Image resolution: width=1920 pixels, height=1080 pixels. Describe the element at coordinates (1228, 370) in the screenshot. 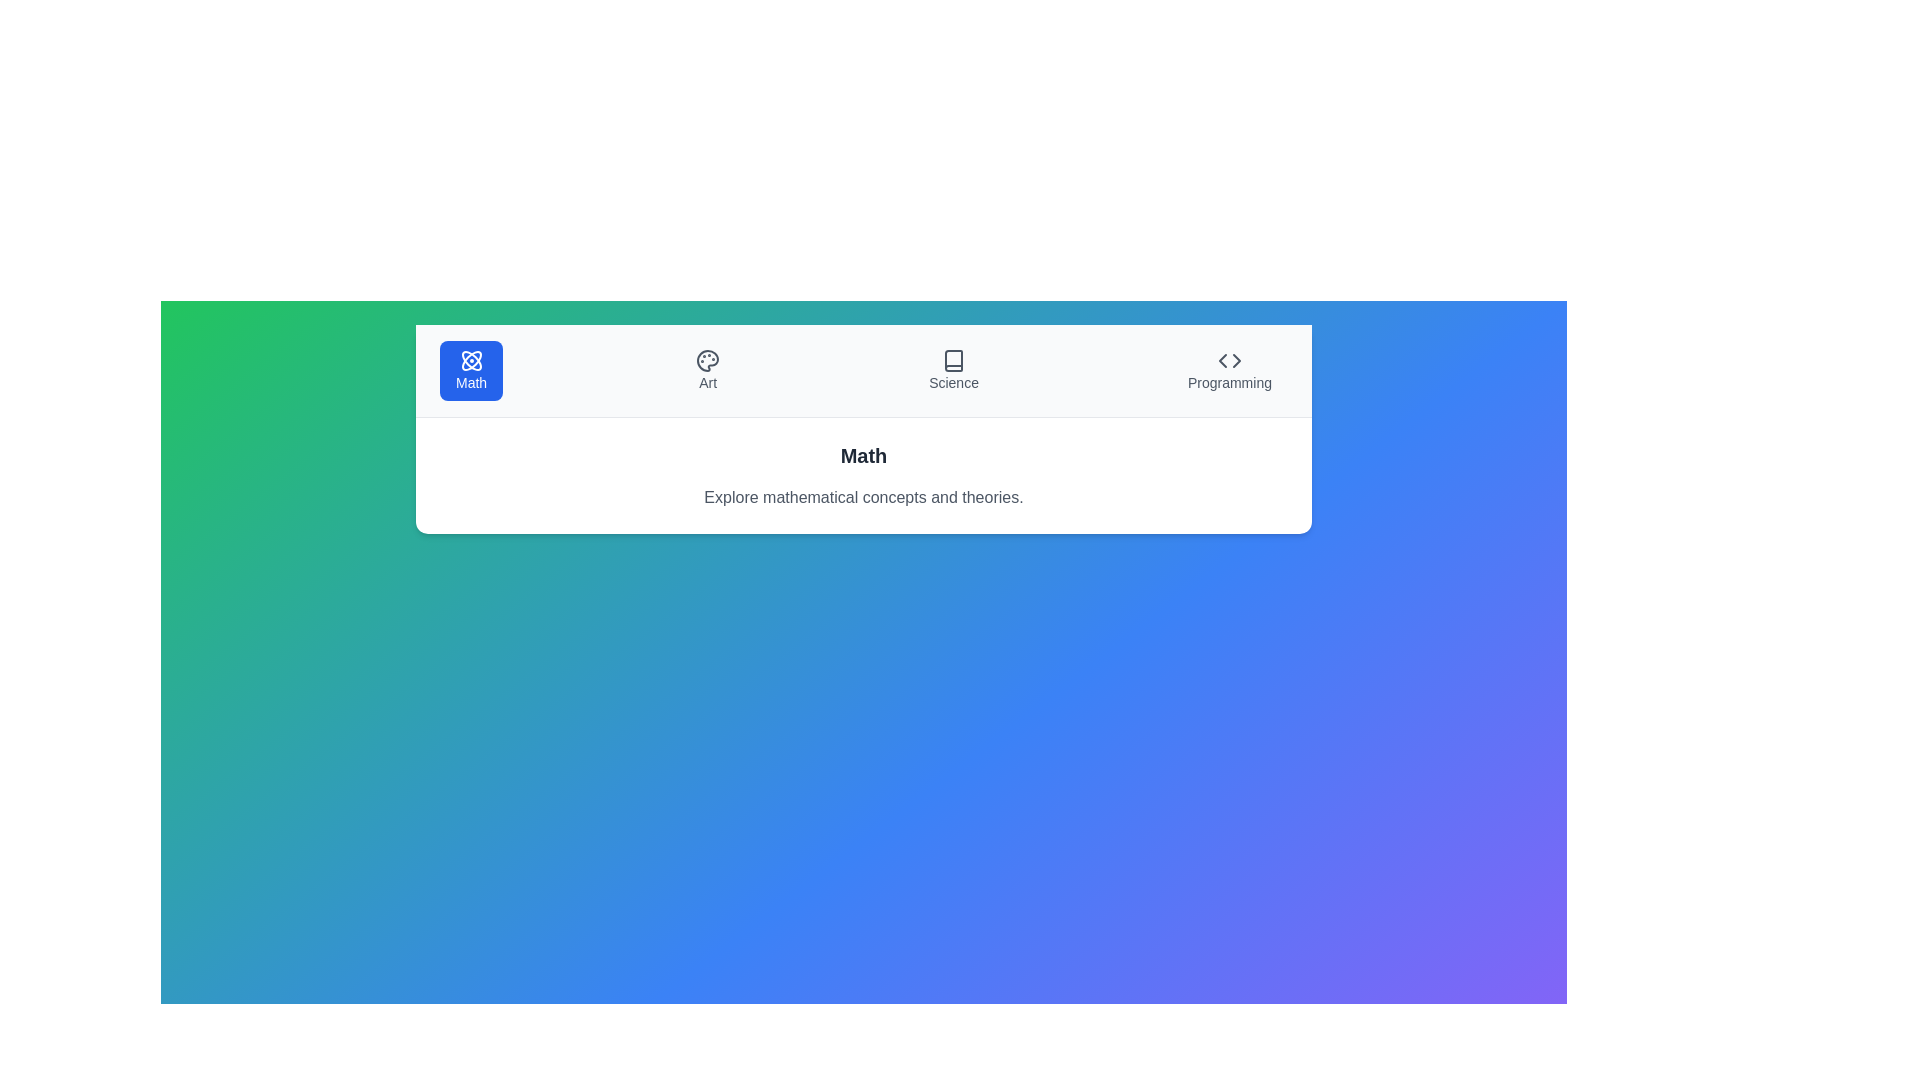

I see `the subject Programming by clicking on its respective button` at that location.